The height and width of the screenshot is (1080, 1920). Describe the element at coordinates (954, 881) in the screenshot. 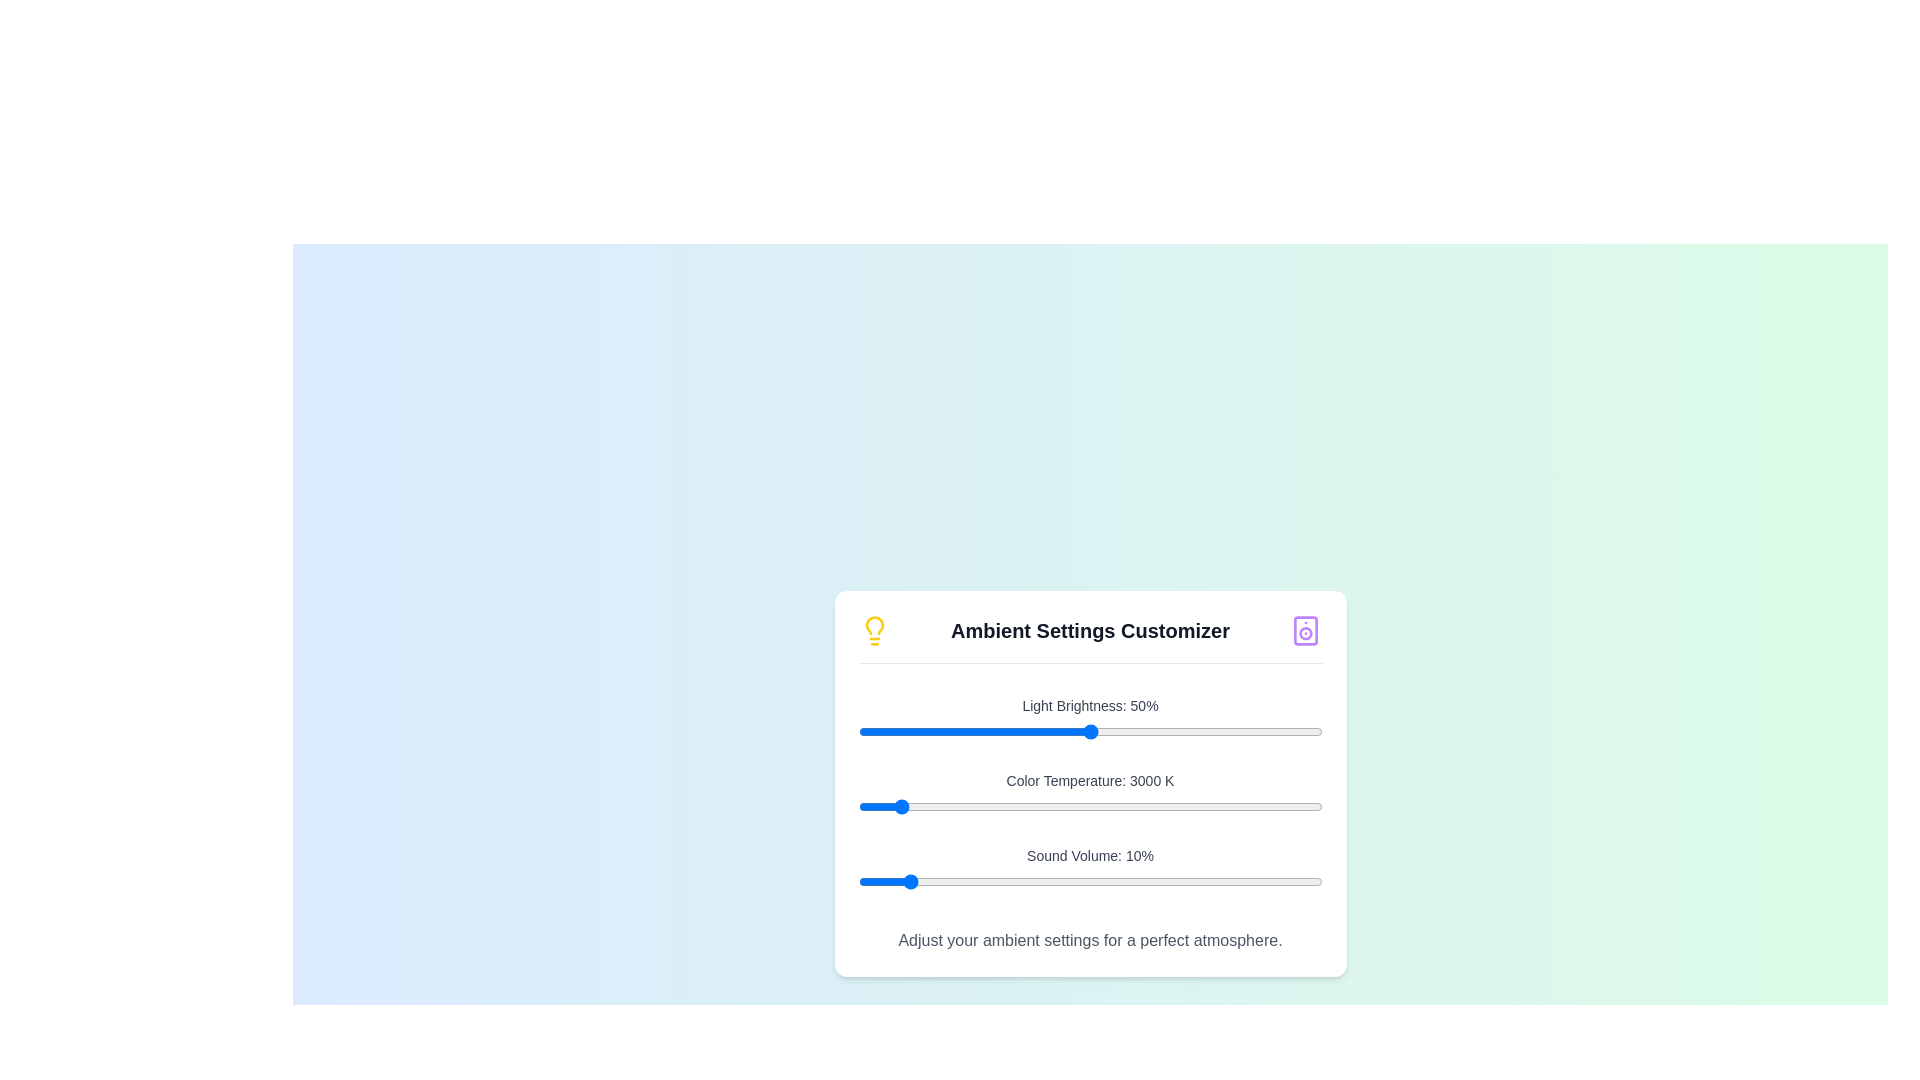

I see `the sound volume` at that location.